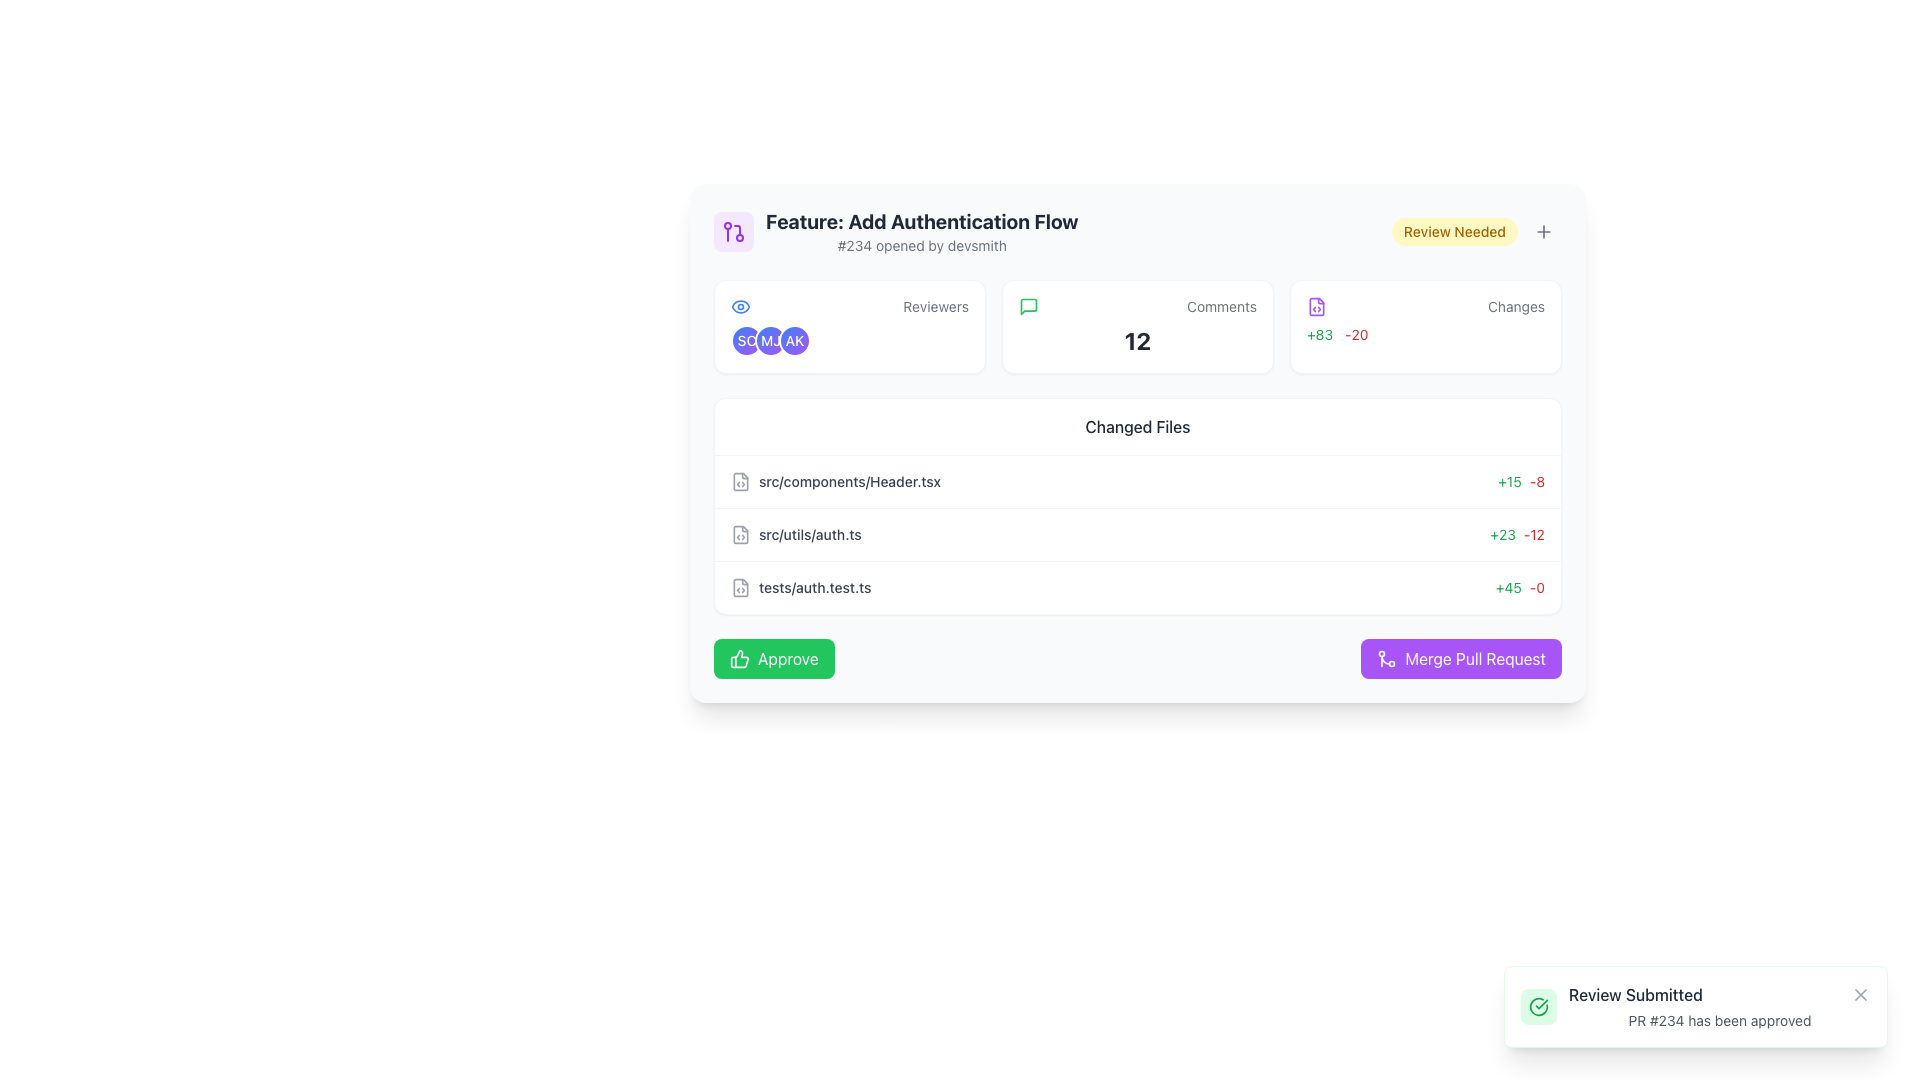 This screenshot has width=1920, height=1080. Describe the element at coordinates (1137, 586) in the screenshot. I see `the metrics of the third item in the 'Changed Files' list` at that location.